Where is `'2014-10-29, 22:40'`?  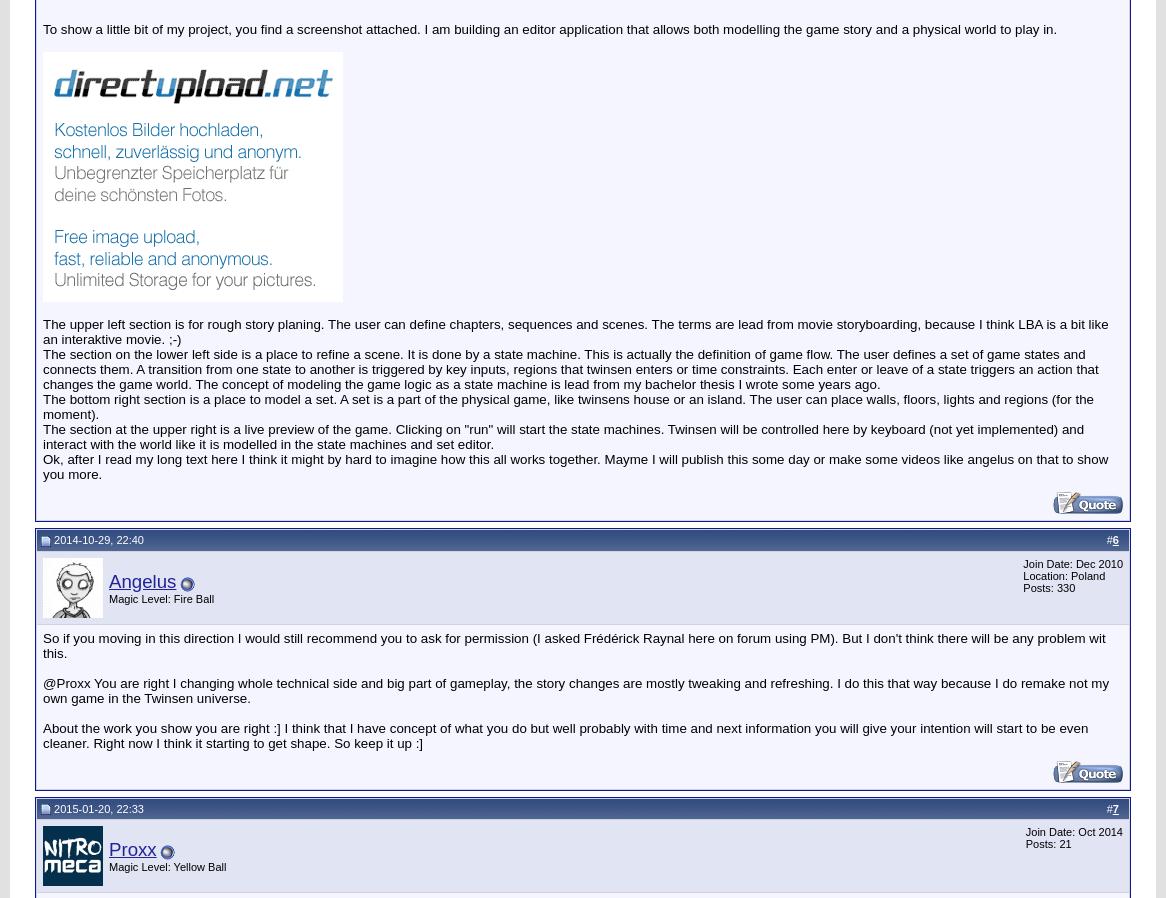 '2014-10-29, 22:40' is located at coordinates (50, 537).